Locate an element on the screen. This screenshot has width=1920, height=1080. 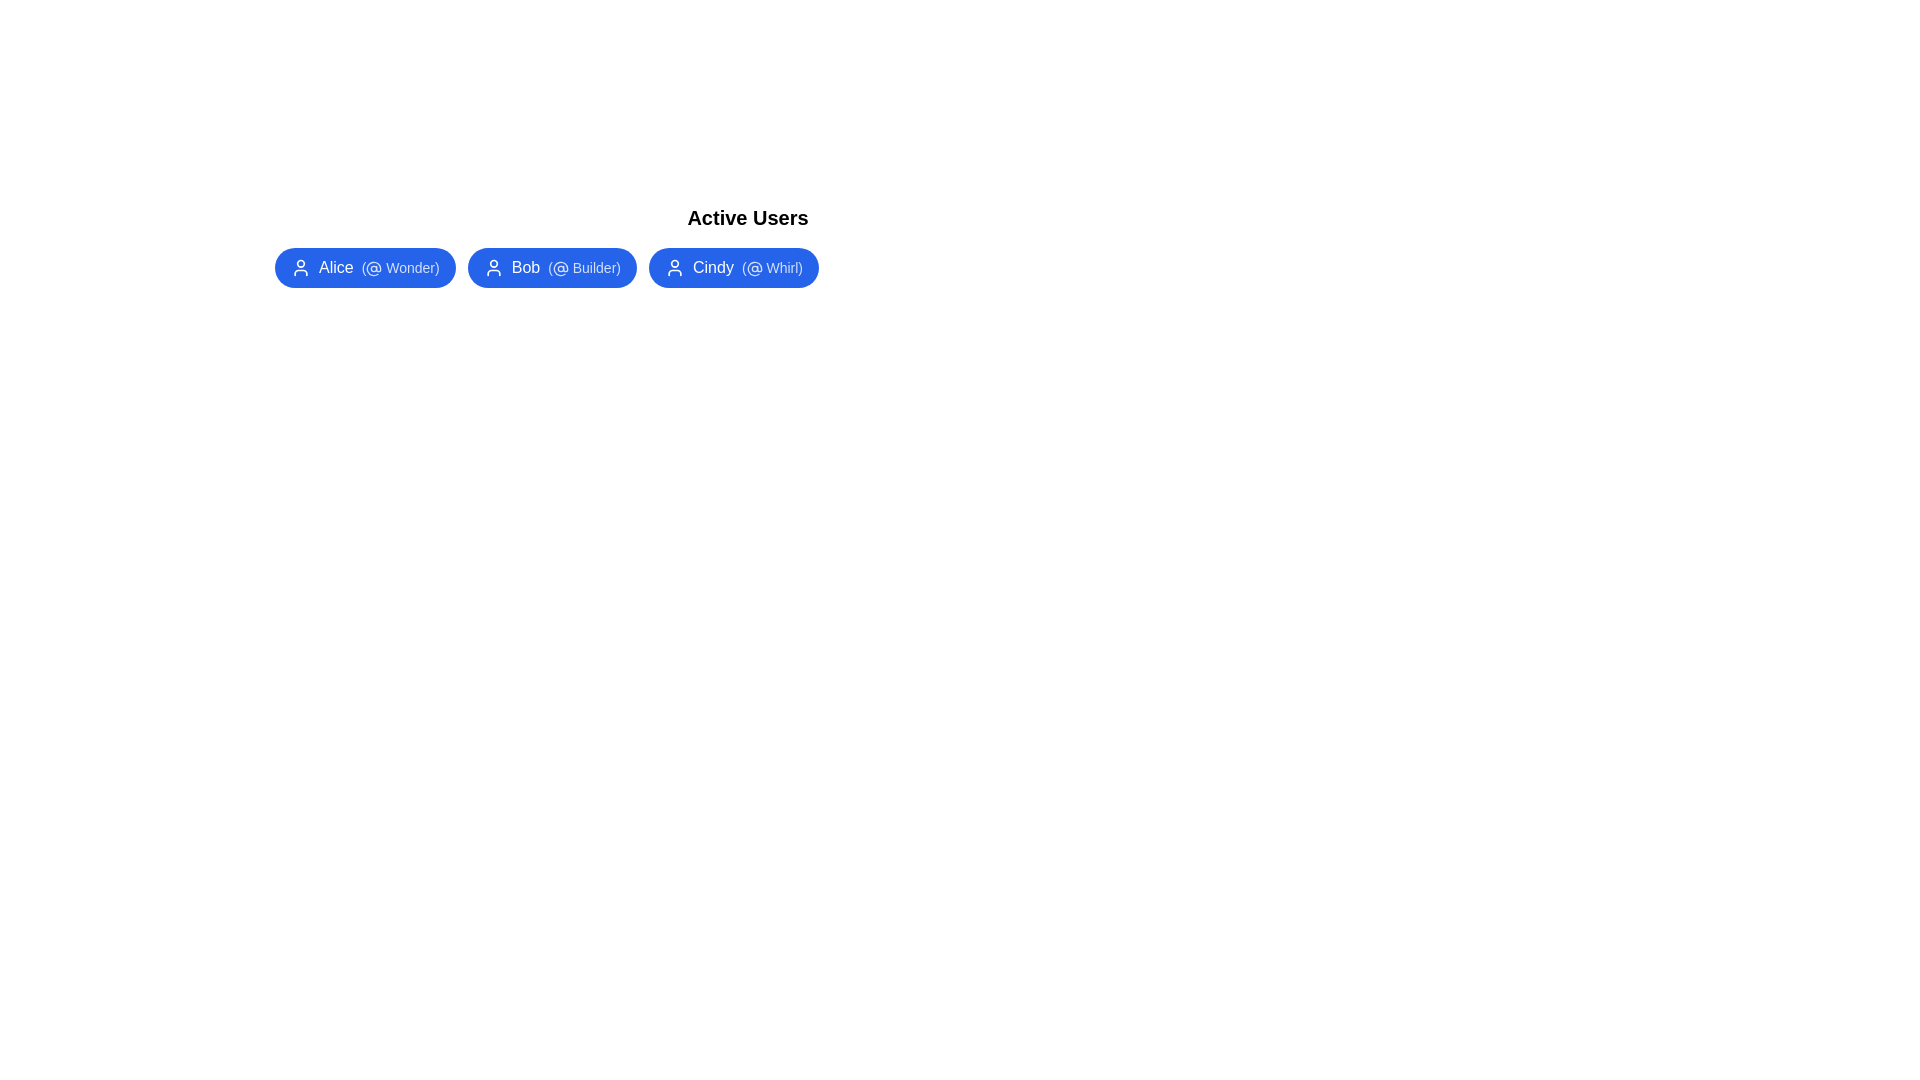
the user chip for Cindy is located at coordinates (733, 266).